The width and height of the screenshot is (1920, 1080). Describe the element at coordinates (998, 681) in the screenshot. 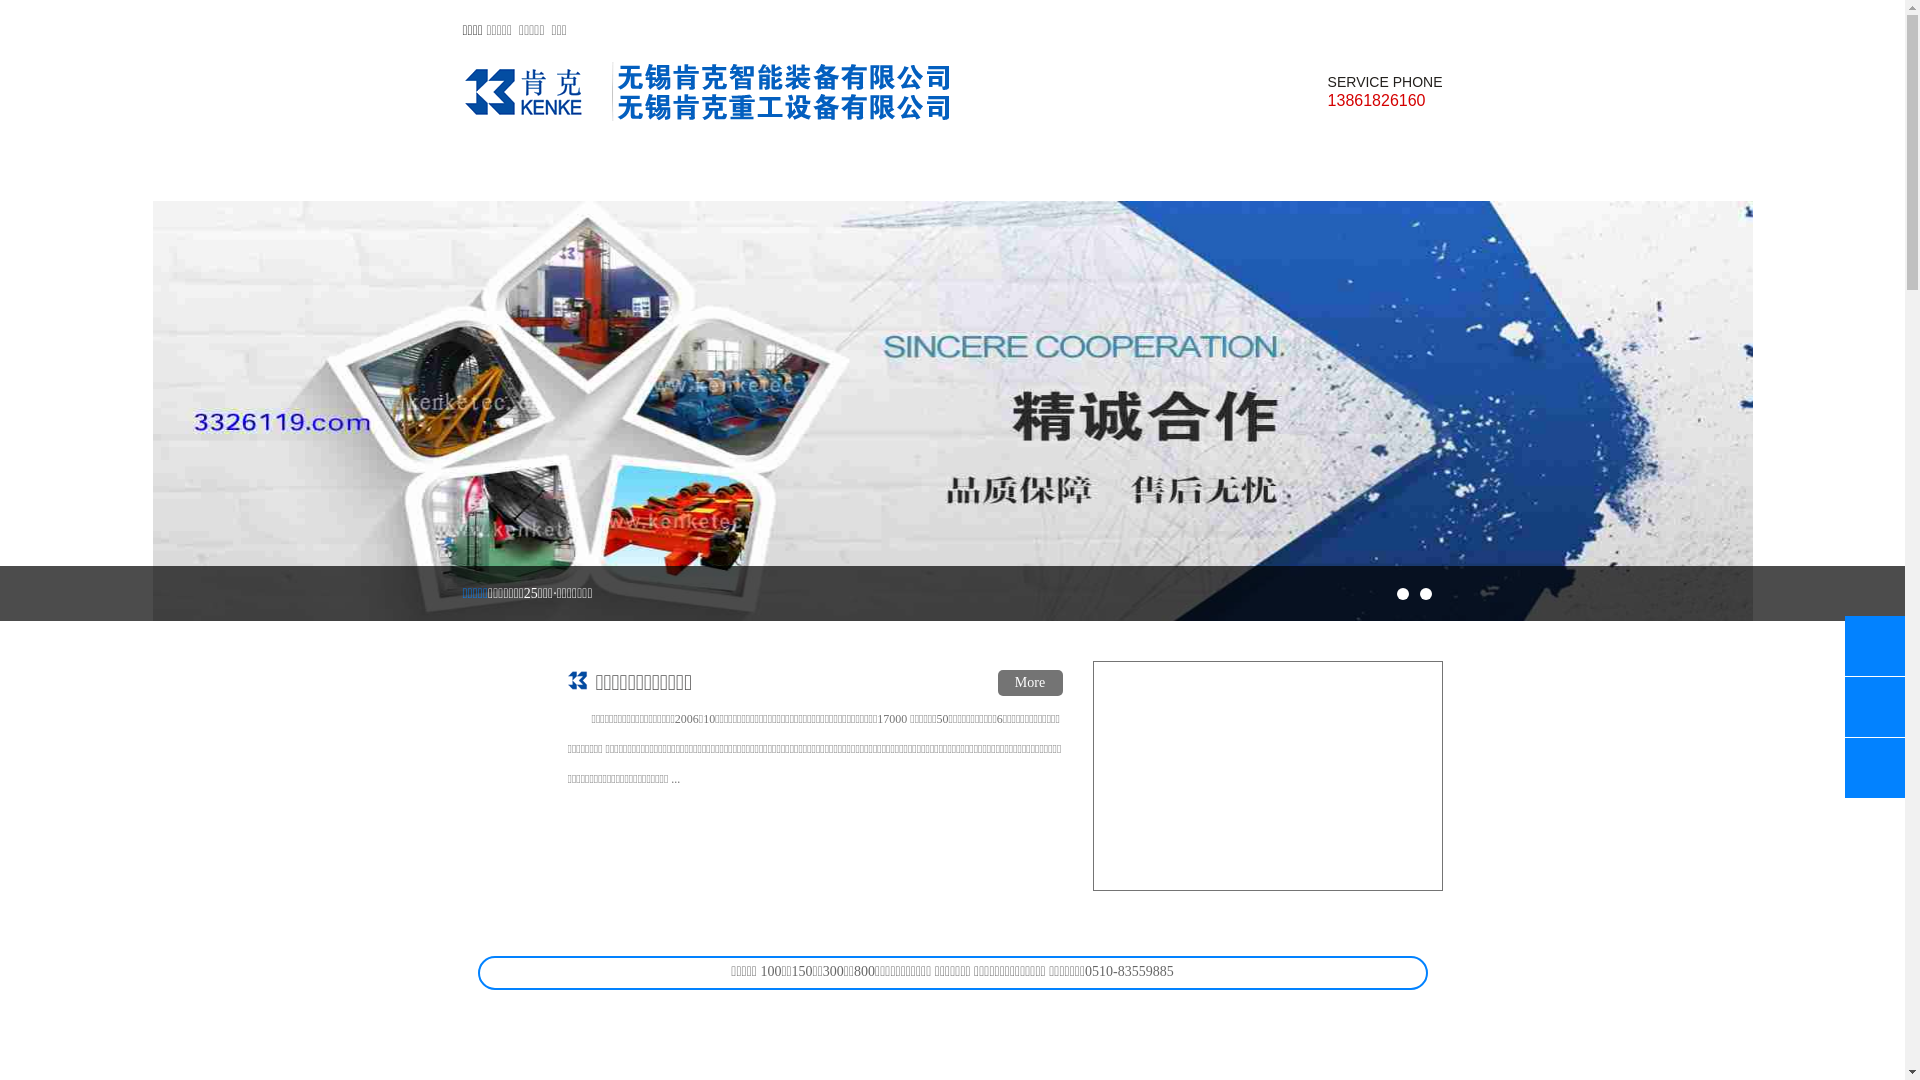

I see `'More'` at that location.